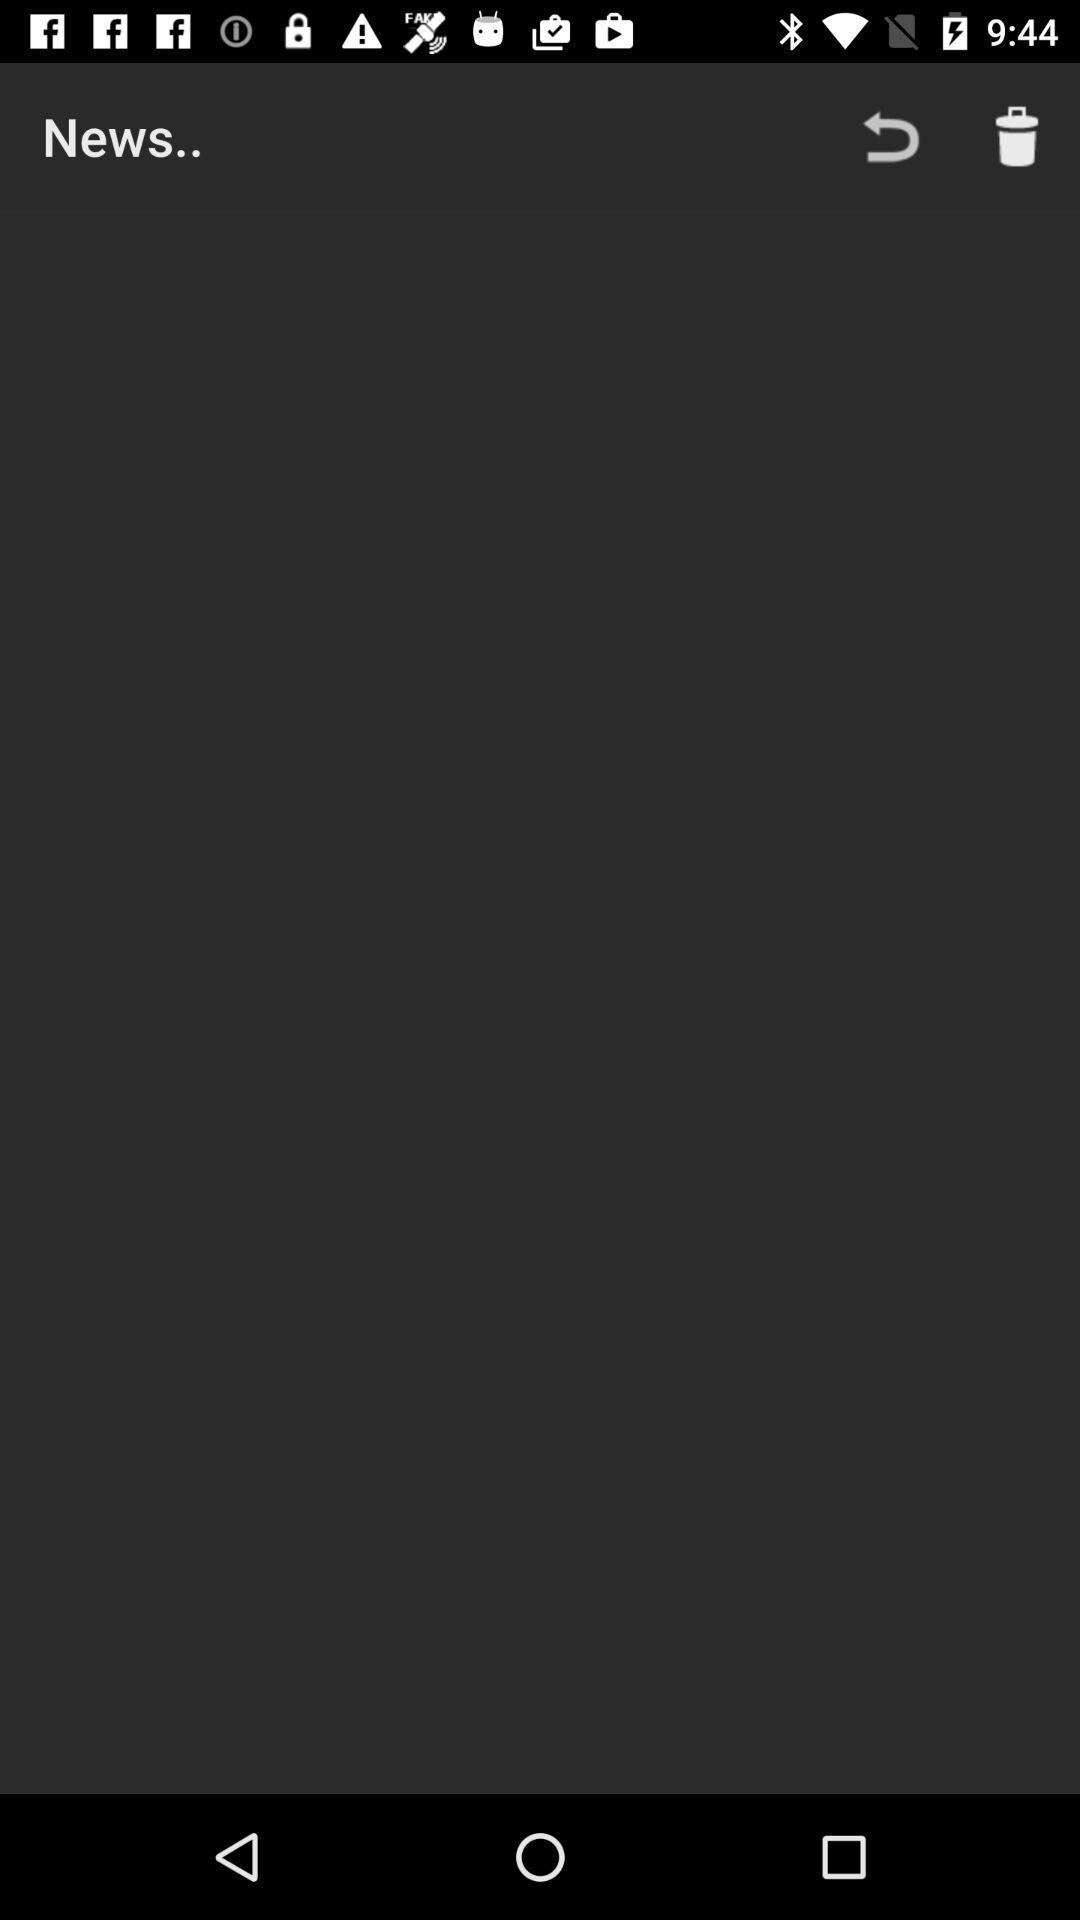 The width and height of the screenshot is (1080, 1920). Describe the element at coordinates (540, 1002) in the screenshot. I see `icon at the center` at that location.